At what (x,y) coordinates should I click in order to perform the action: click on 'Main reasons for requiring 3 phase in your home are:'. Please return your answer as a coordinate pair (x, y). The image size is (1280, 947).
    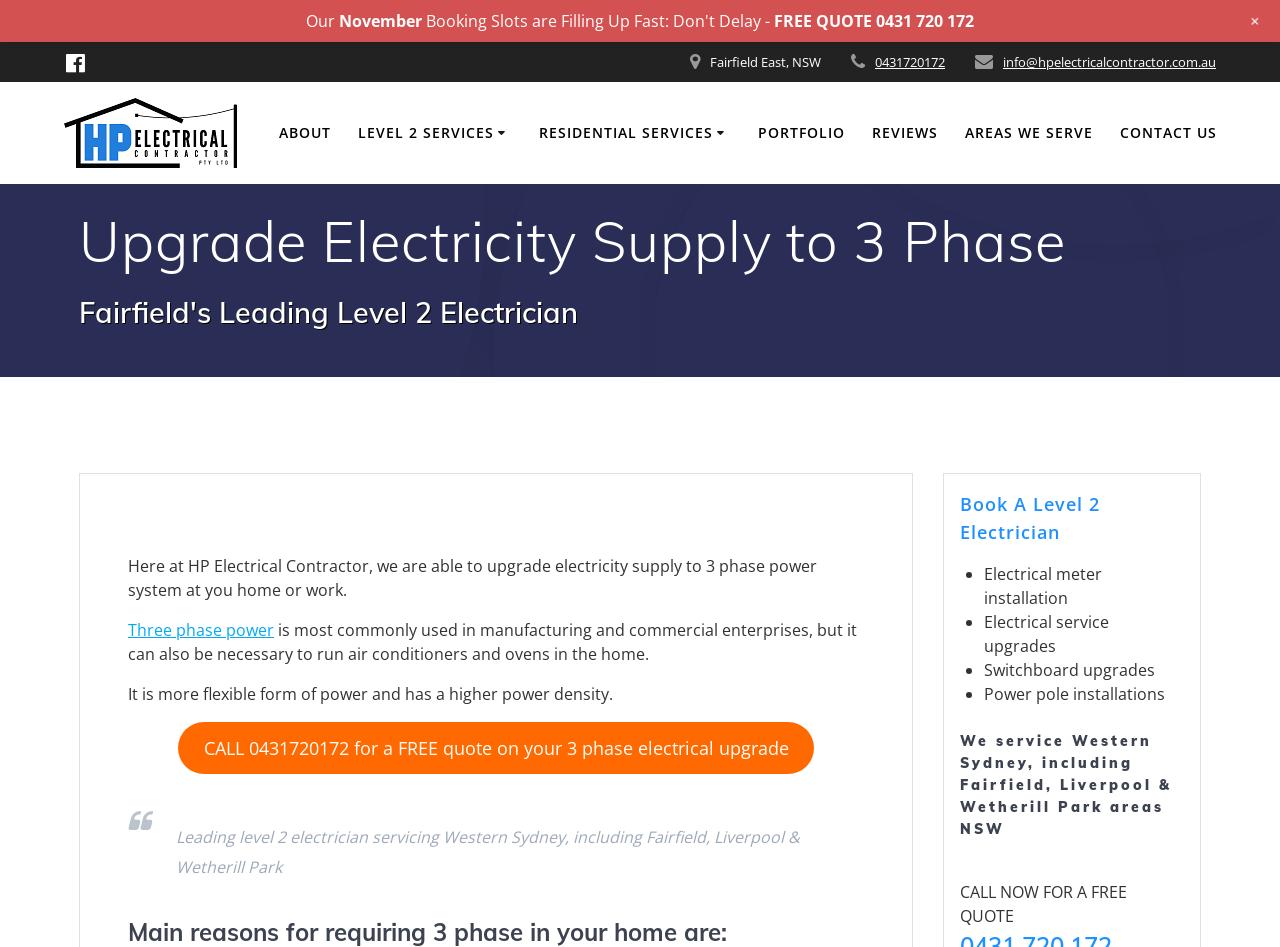
    Looking at the image, I should click on (127, 929).